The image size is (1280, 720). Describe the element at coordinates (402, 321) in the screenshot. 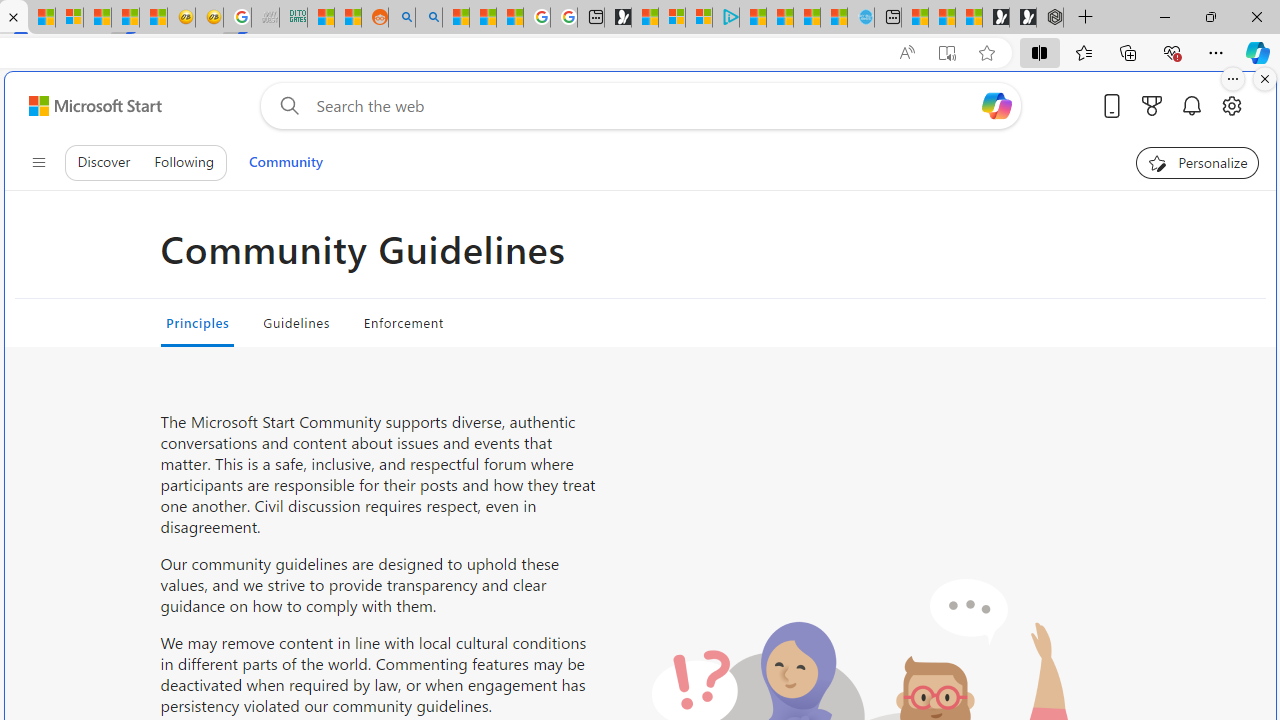

I see `'Enforcement'` at that location.